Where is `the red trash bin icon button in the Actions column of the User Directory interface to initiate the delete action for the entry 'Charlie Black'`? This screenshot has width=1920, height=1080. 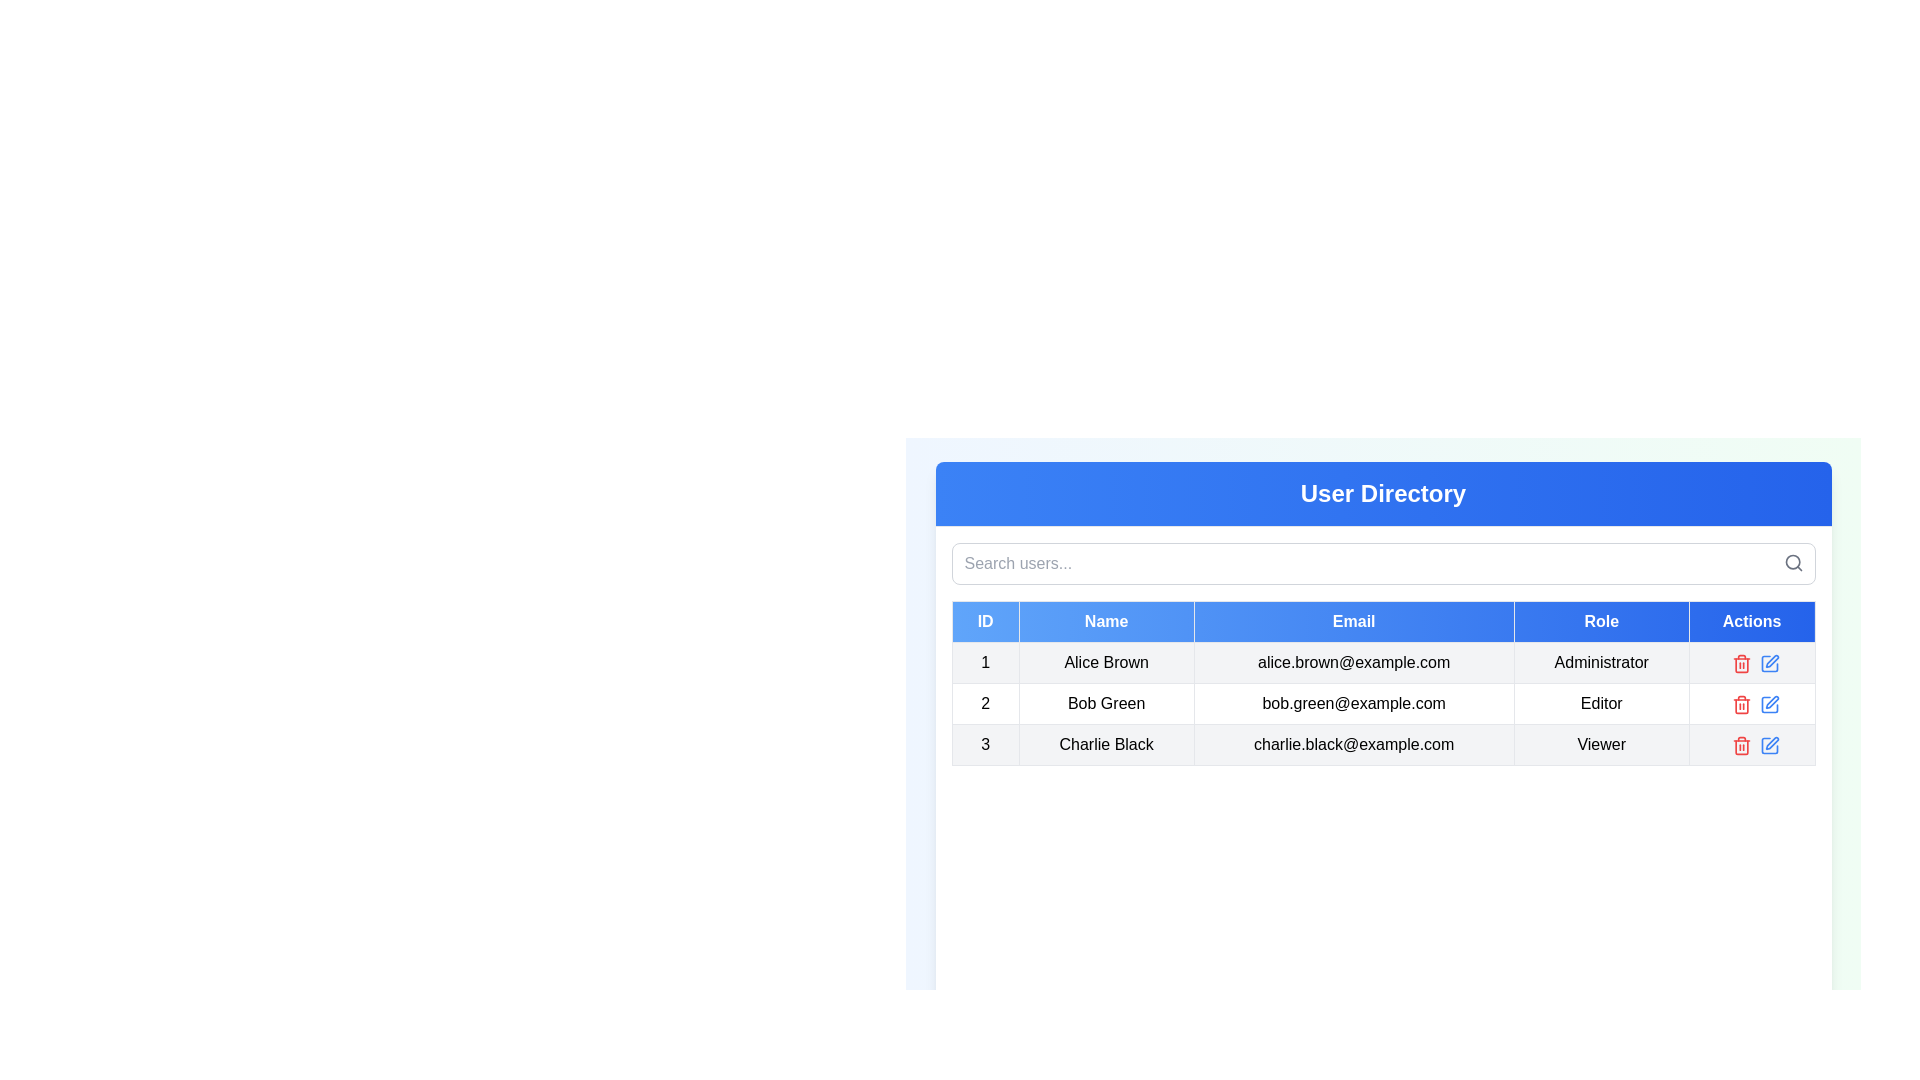
the red trash bin icon button in the Actions column of the User Directory interface to initiate the delete action for the entry 'Charlie Black' is located at coordinates (1741, 744).